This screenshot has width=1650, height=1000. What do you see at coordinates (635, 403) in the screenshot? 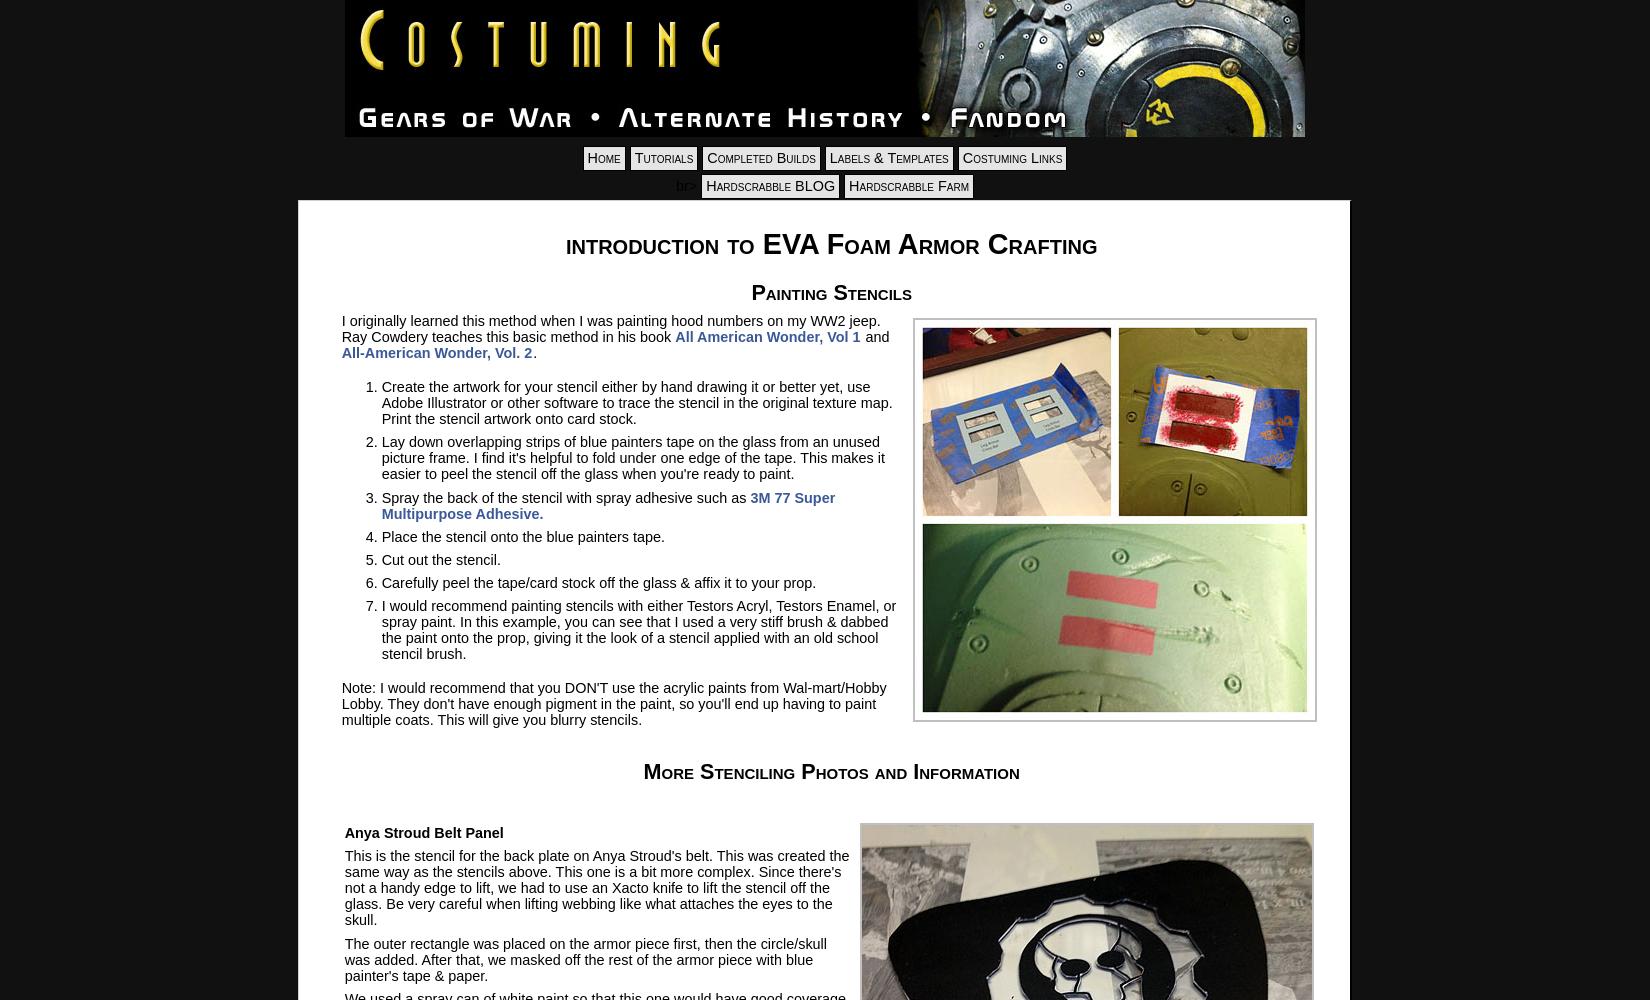
I see `'Create the artwork for your stencil either by hand drawing it or better yet, use Adobe Illustrator or other software to trace the stencil 
  in the original texture map. Print the stencil artwork onto card stock.'` at bounding box center [635, 403].